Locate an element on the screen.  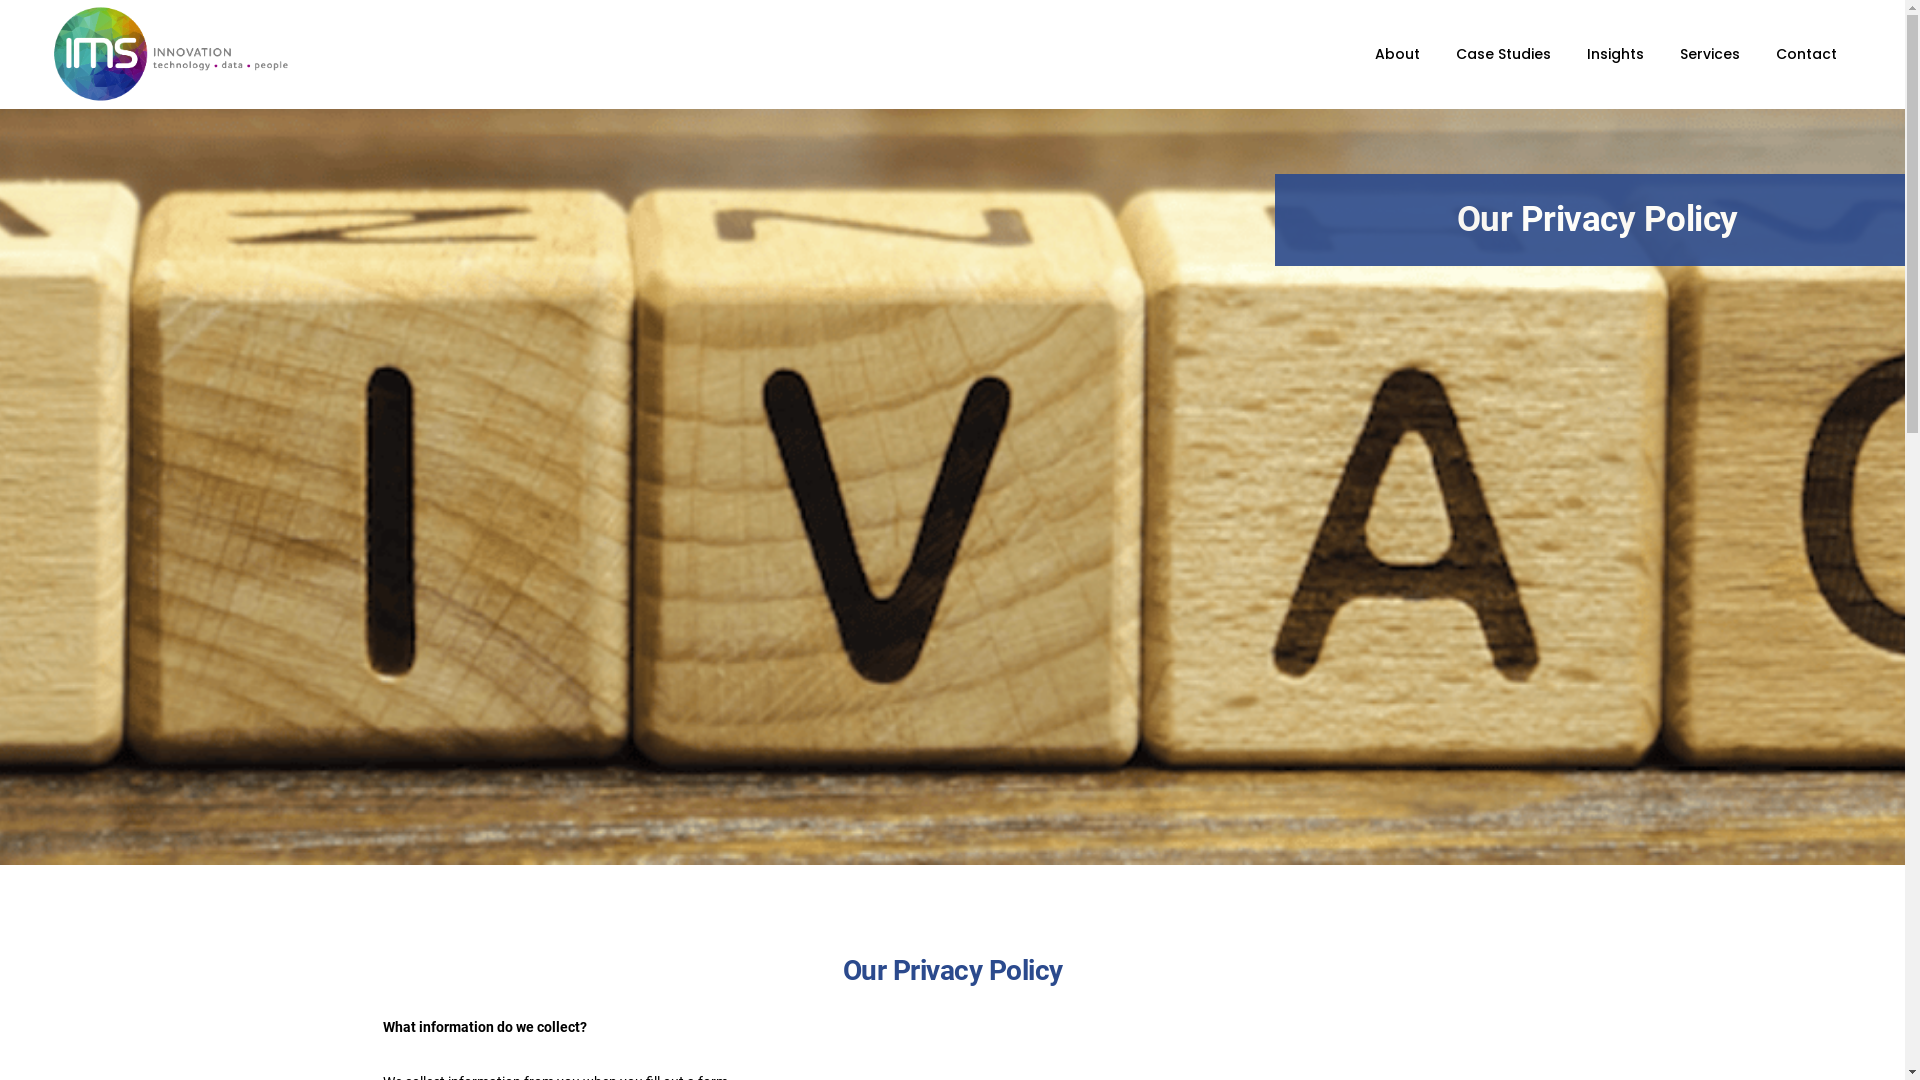
'Contact' is located at coordinates (1806, 53).